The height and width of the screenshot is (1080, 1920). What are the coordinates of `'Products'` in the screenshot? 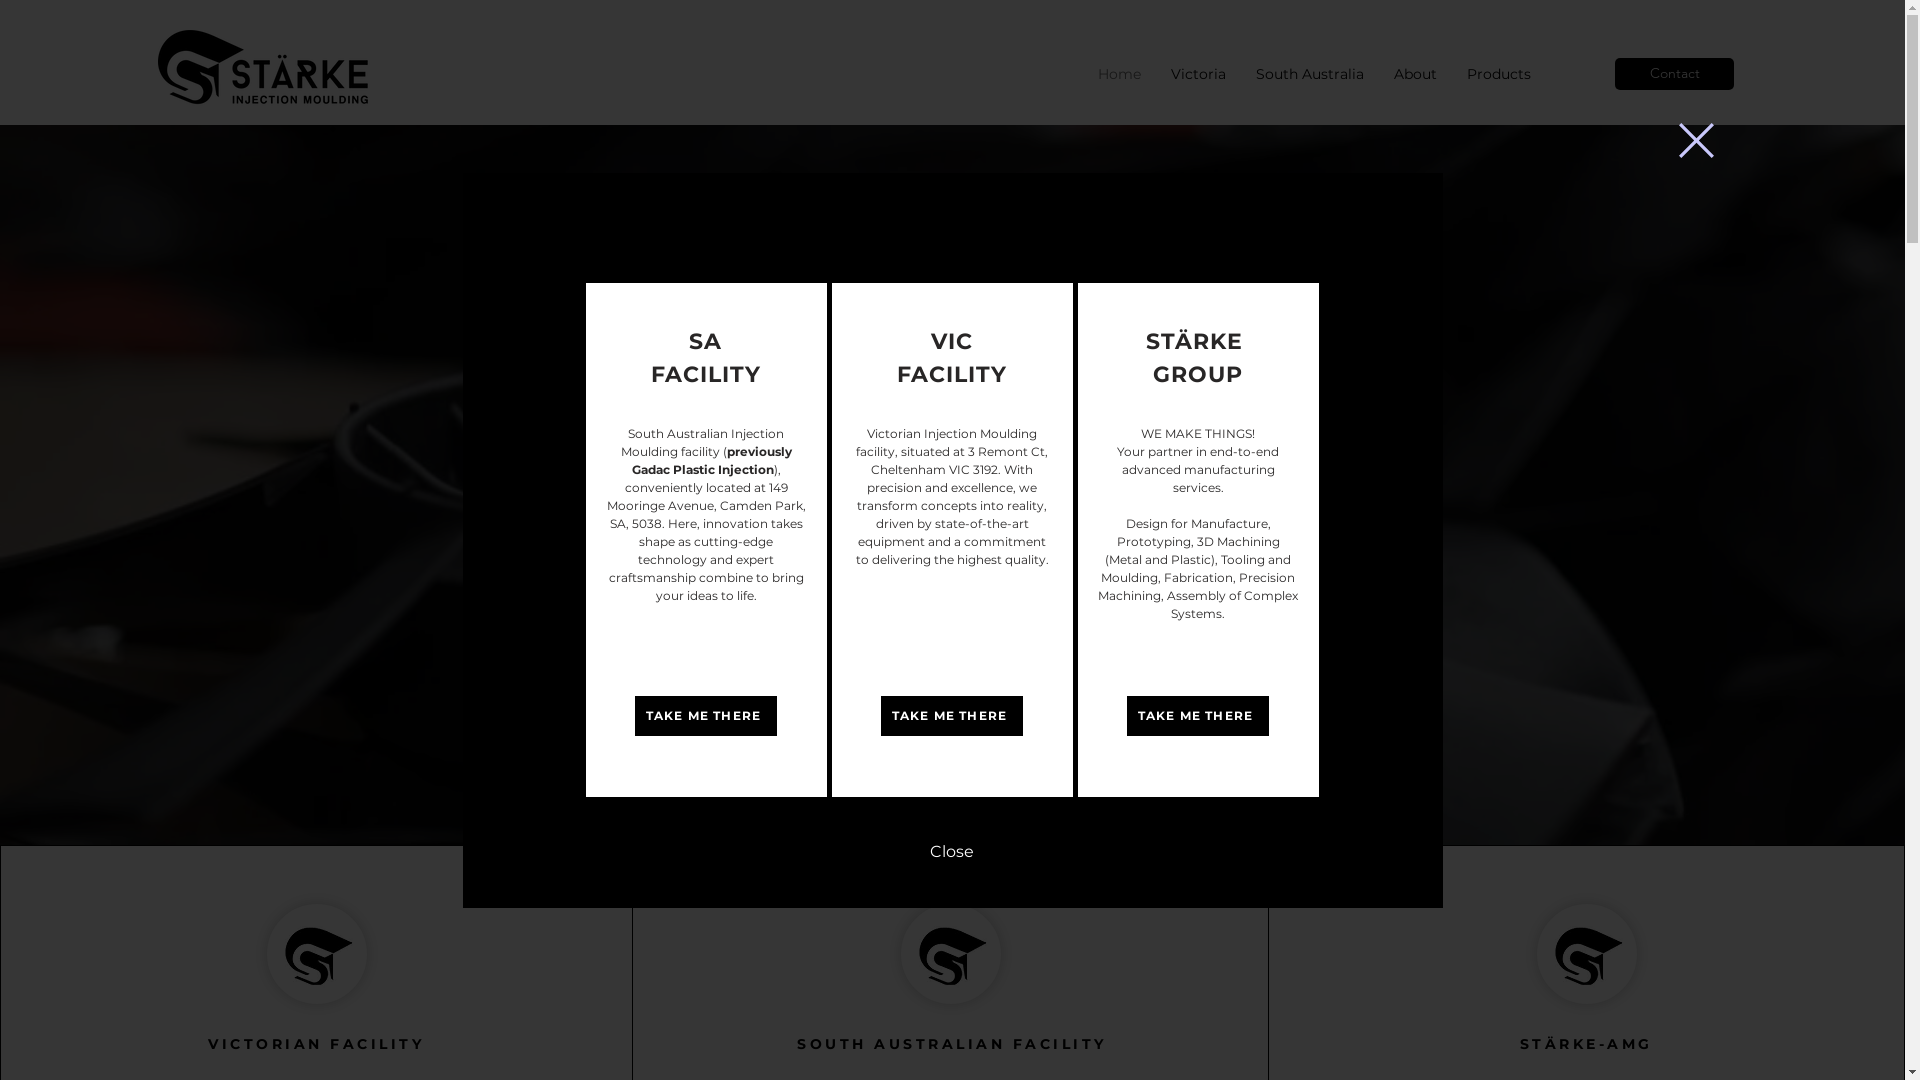 It's located at (1498, 72).